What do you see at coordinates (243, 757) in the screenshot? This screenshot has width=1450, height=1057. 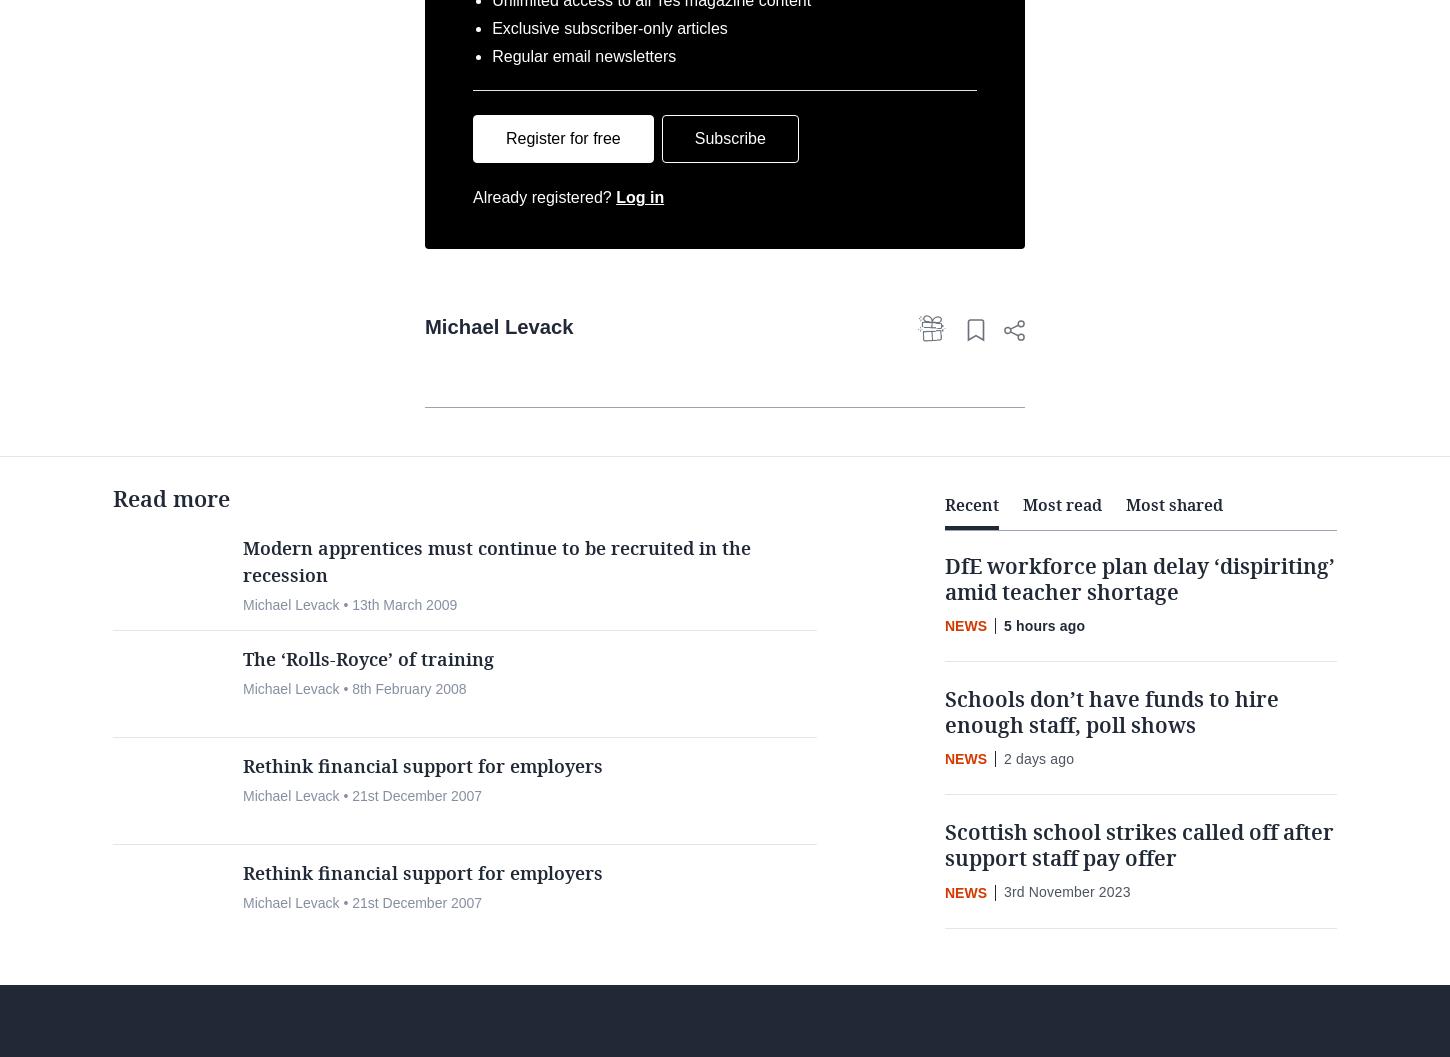 I see `'Michael Levack • 8th February 2008'` at bounding box center [243, 757].